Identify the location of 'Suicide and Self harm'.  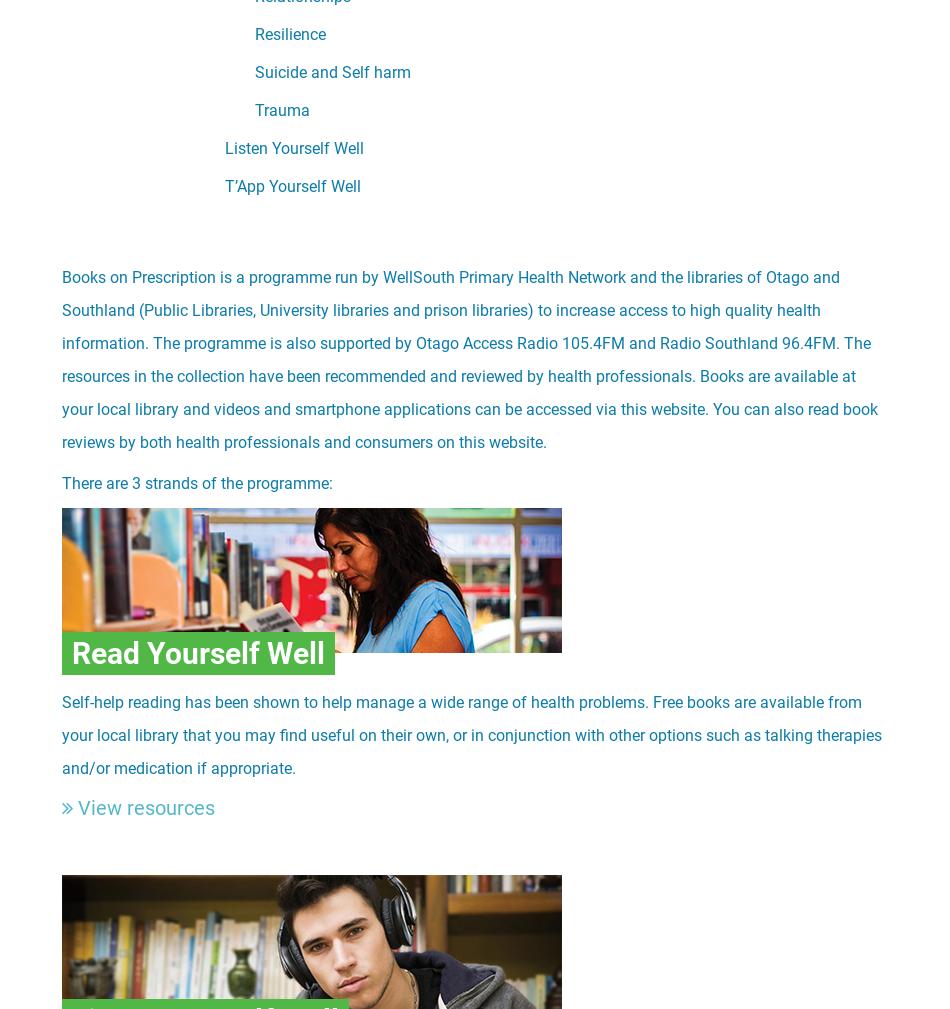
(331, 71).